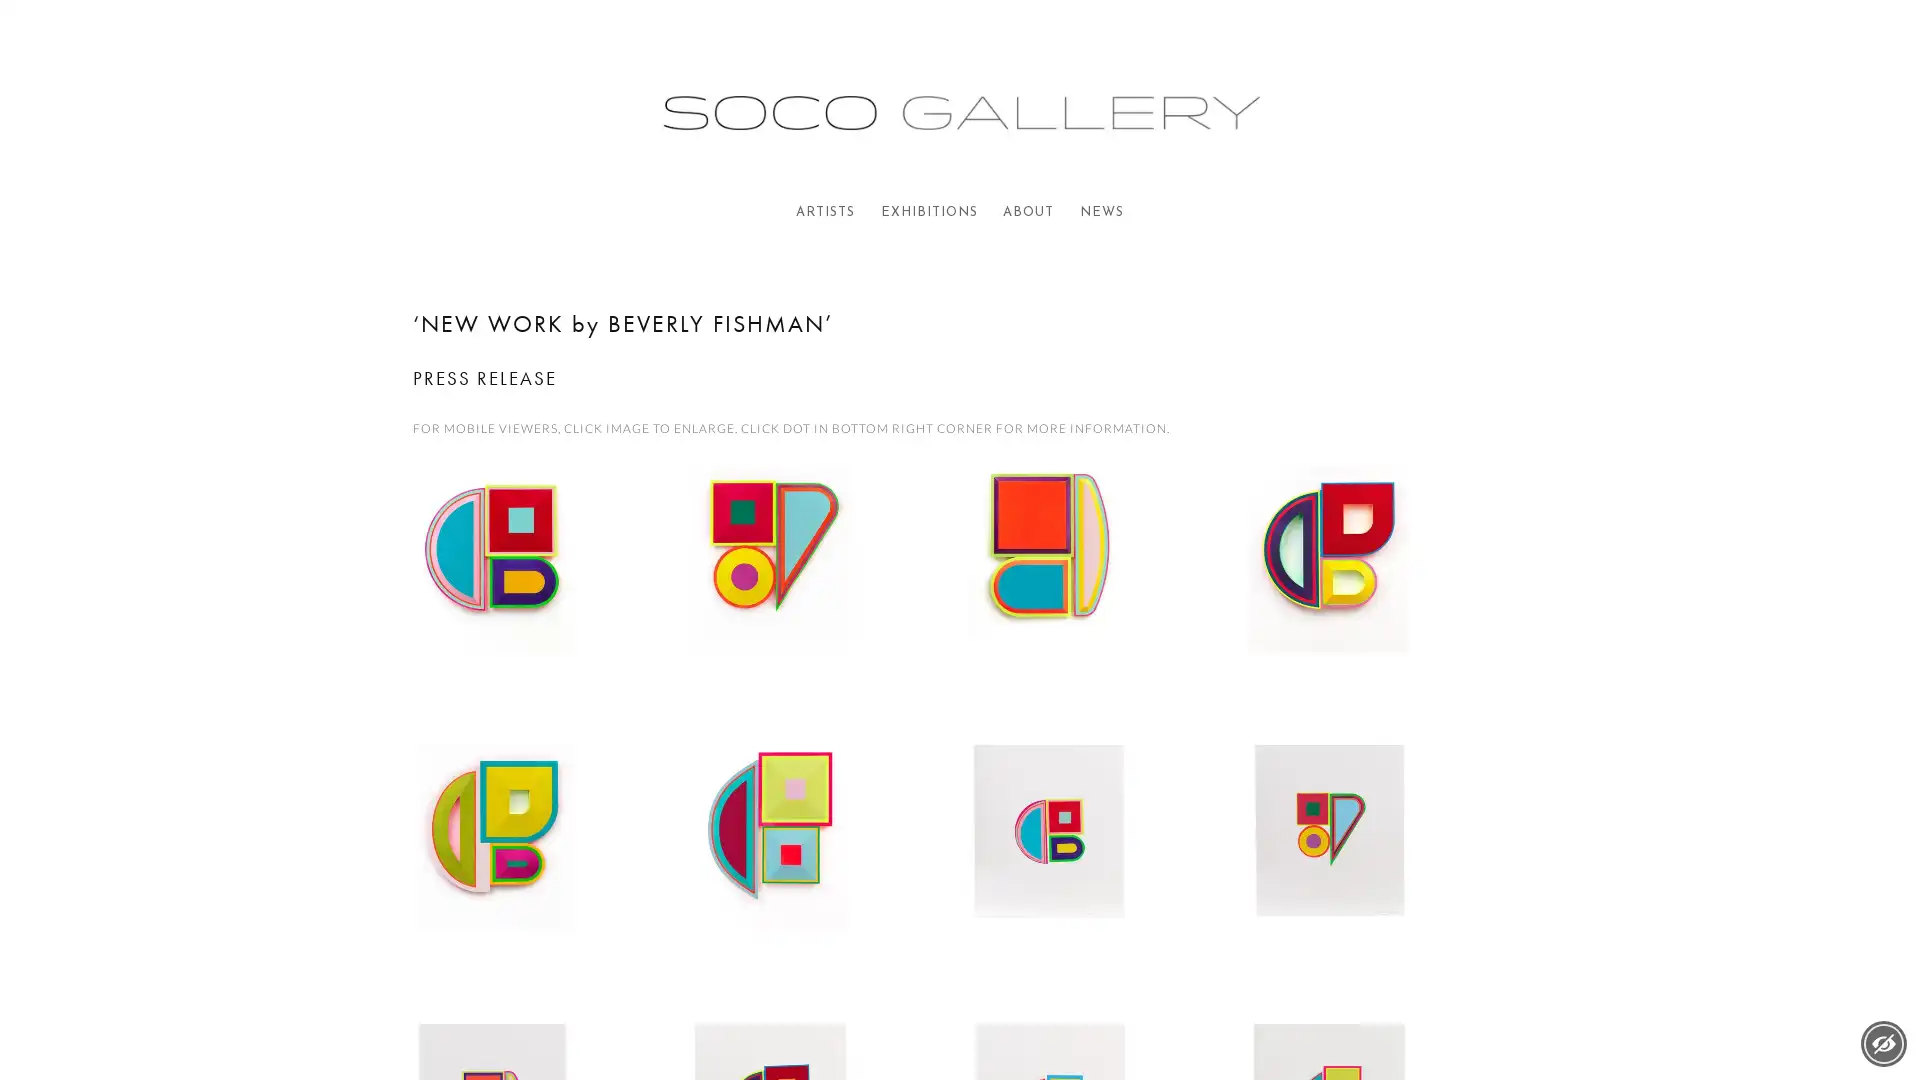 This screenshot has height=1080, width=1920. What do you see at coordinates (541, 872) in the screenshot?
I see `View fullsize BEVERLY FISHMAN Untitled (Pain, Opioid Addiction, Anxiety), 2021 Urethane paint on wood 44.75 x 45 inches INQUIRE +` at bounding box center [541, 872].